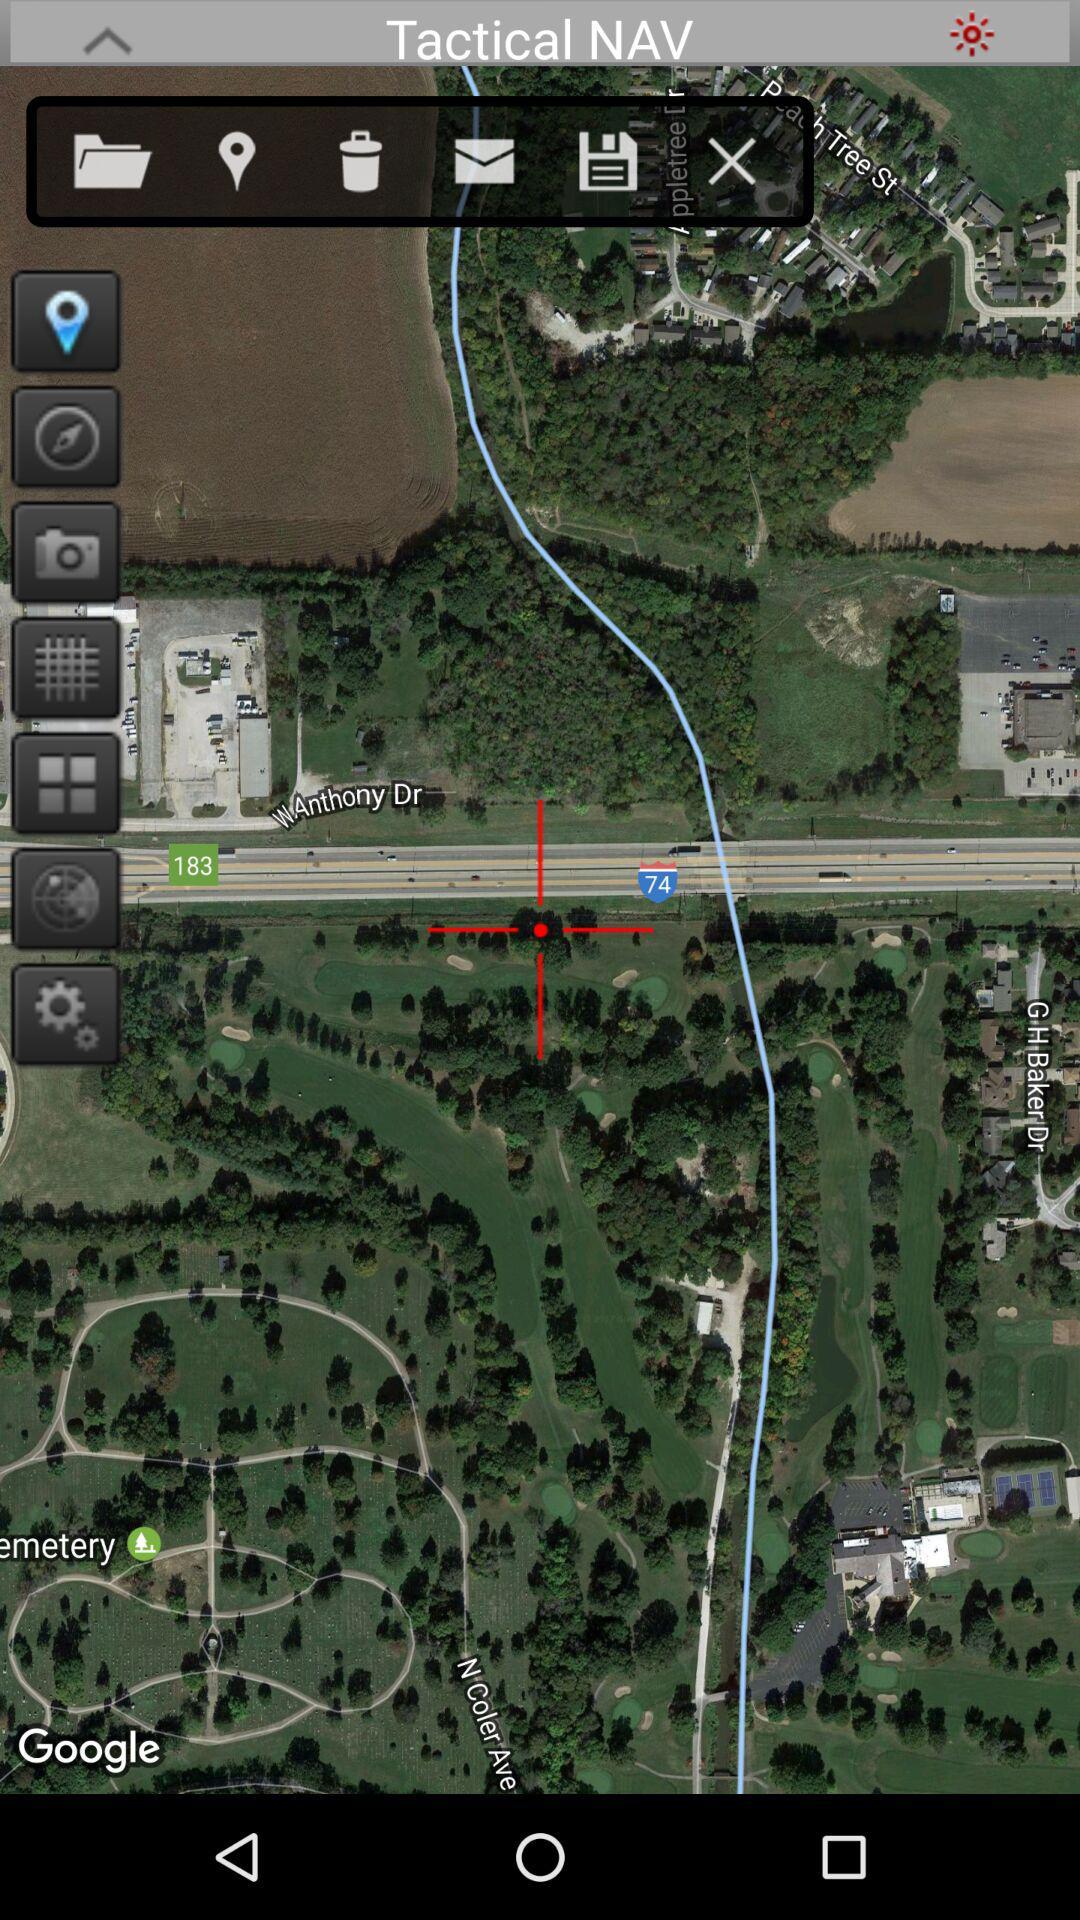 The image size is (1080, 1920). Describe the element at coordinates (58, 1084) in the screenshot. I see `the settings icon` at that location.